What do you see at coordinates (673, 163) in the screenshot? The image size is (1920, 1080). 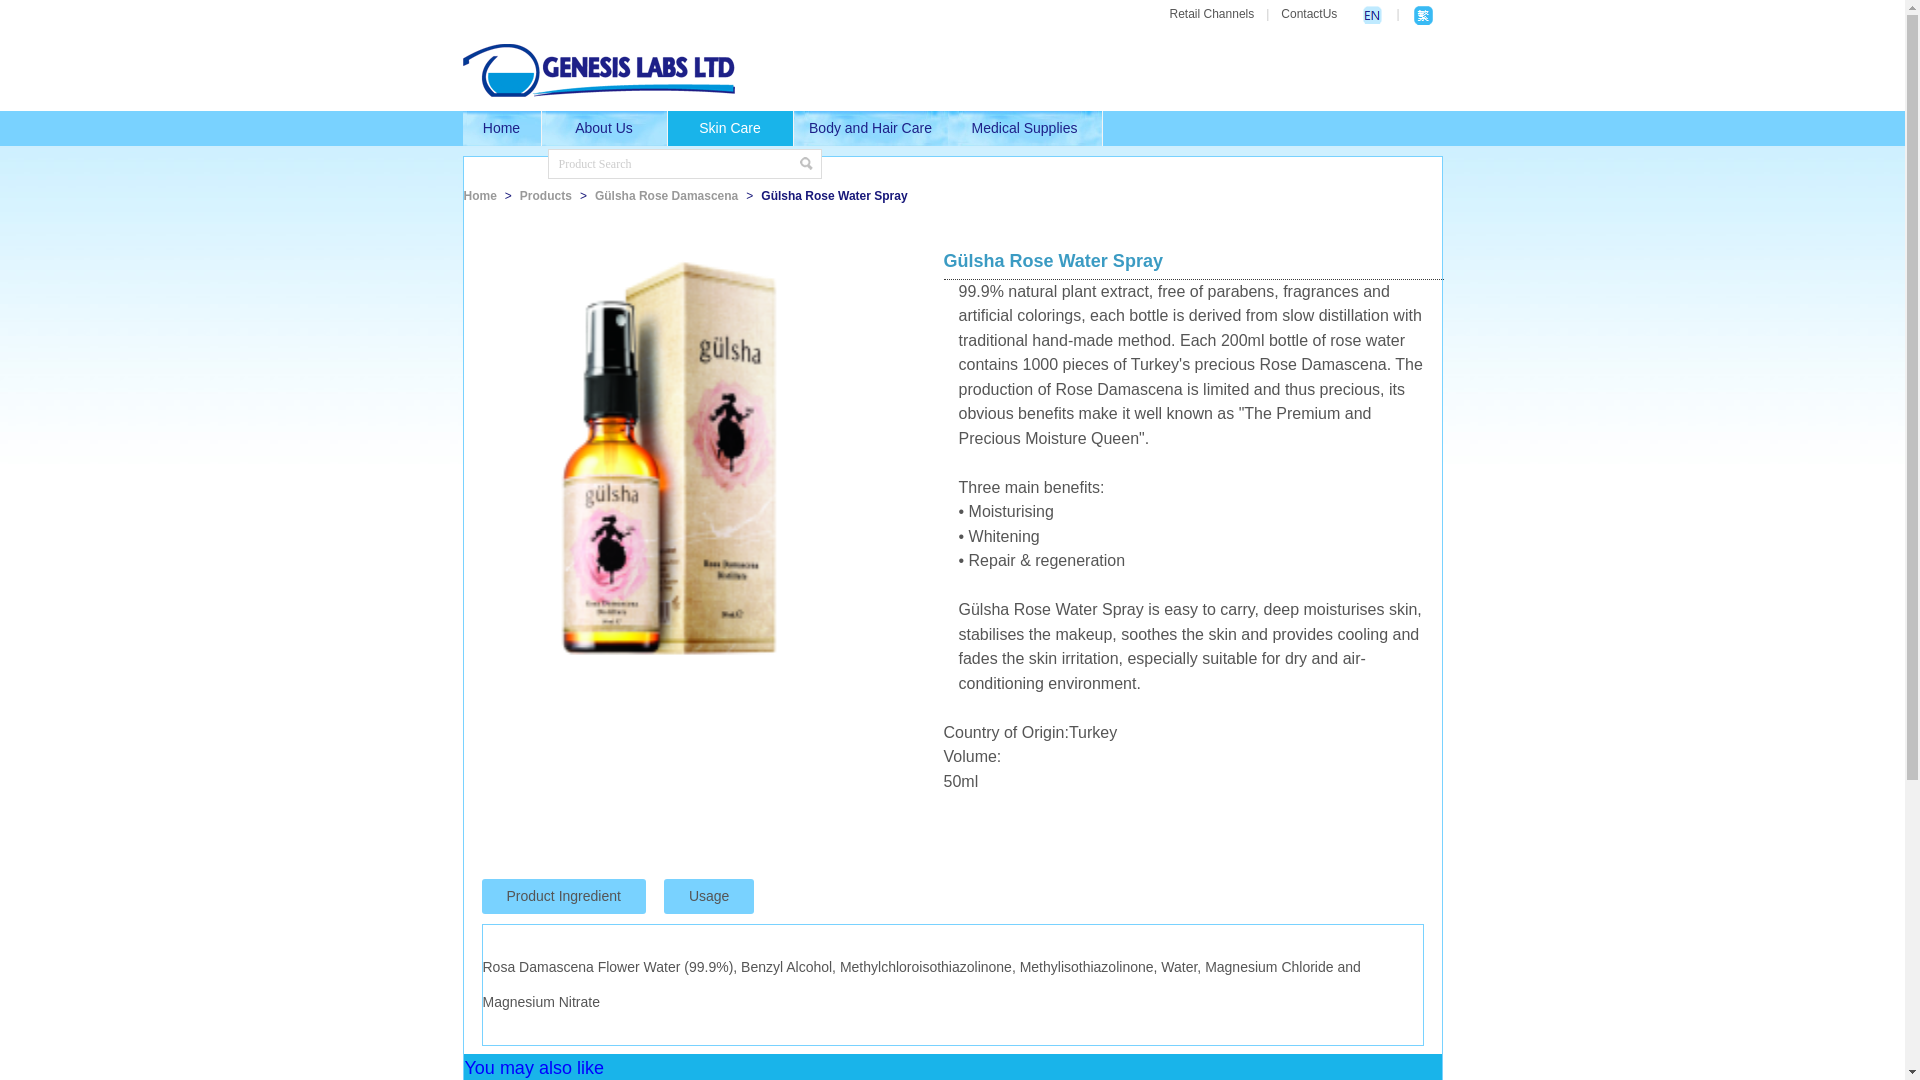 I see `'Search product here...'` at bounding box center [673, 163].